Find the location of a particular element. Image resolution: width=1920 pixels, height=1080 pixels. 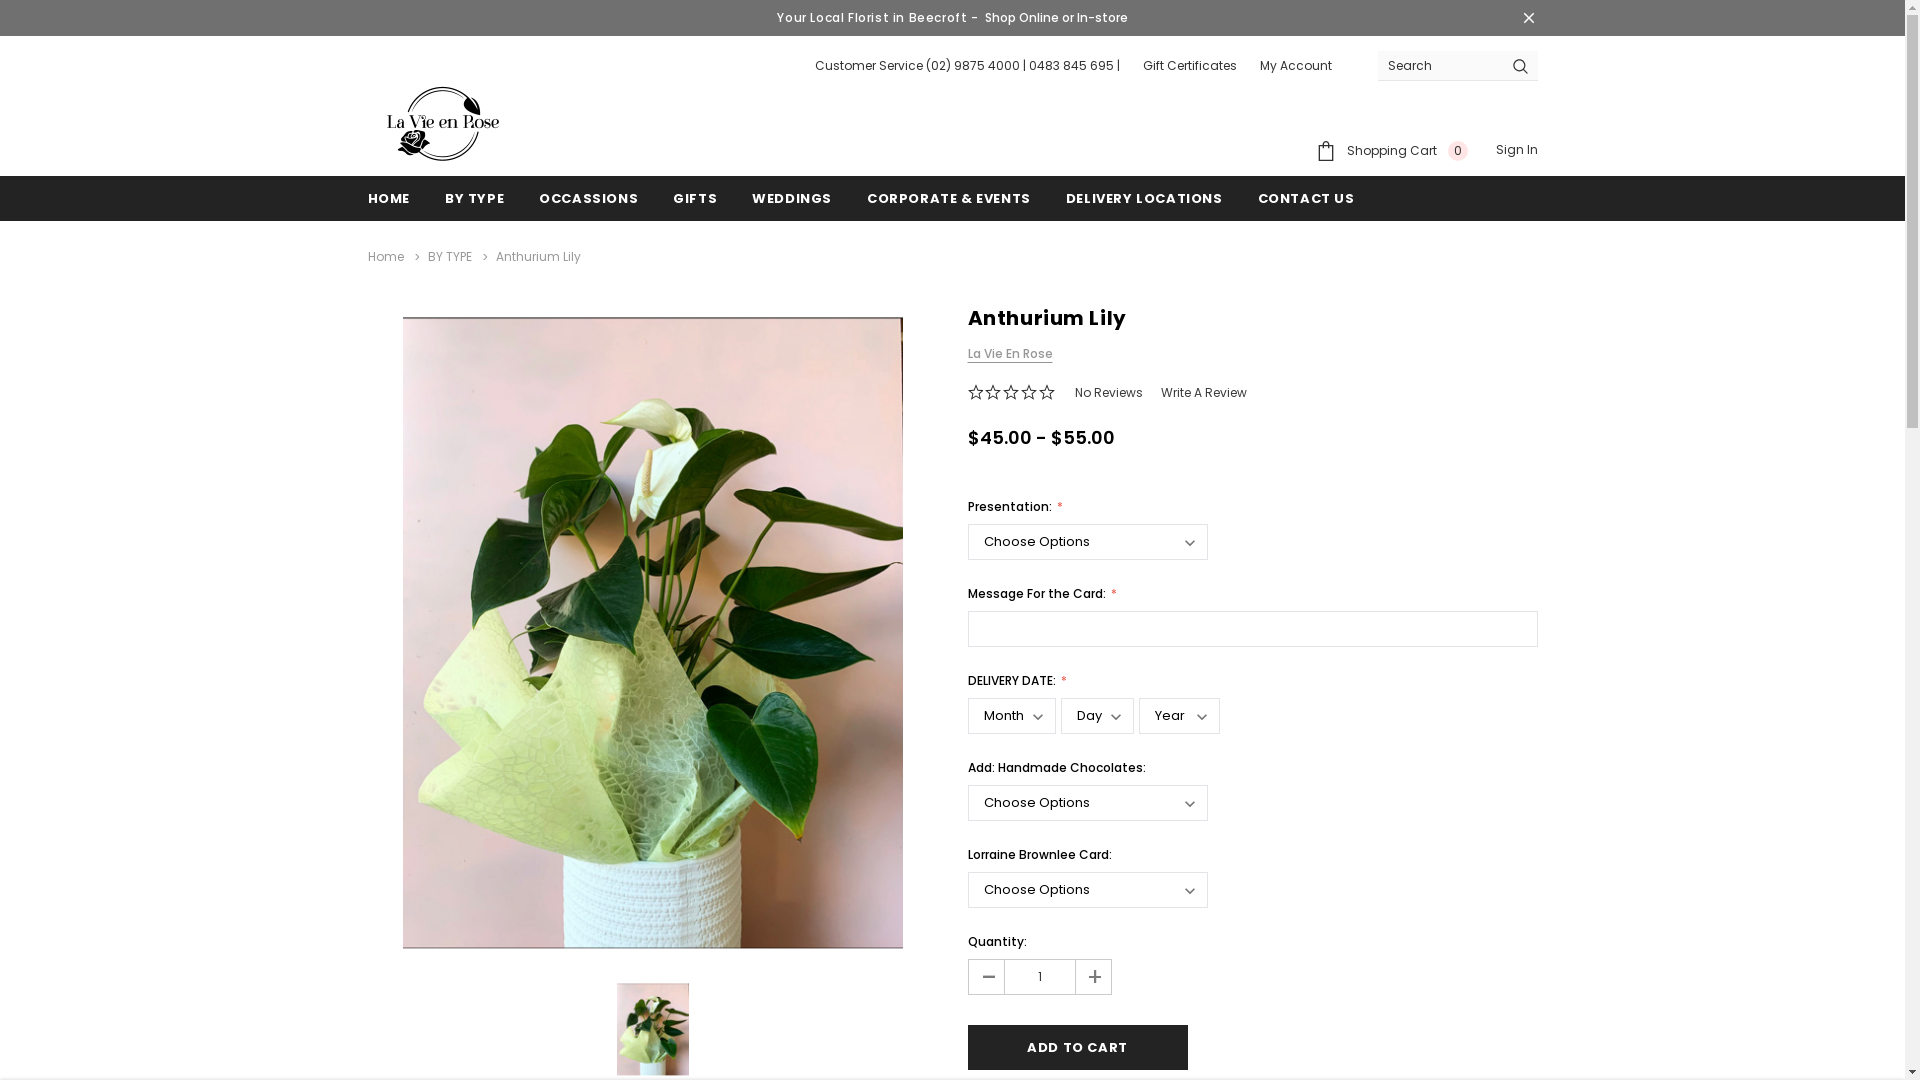

'+' is located at coordinates (1090, 975).